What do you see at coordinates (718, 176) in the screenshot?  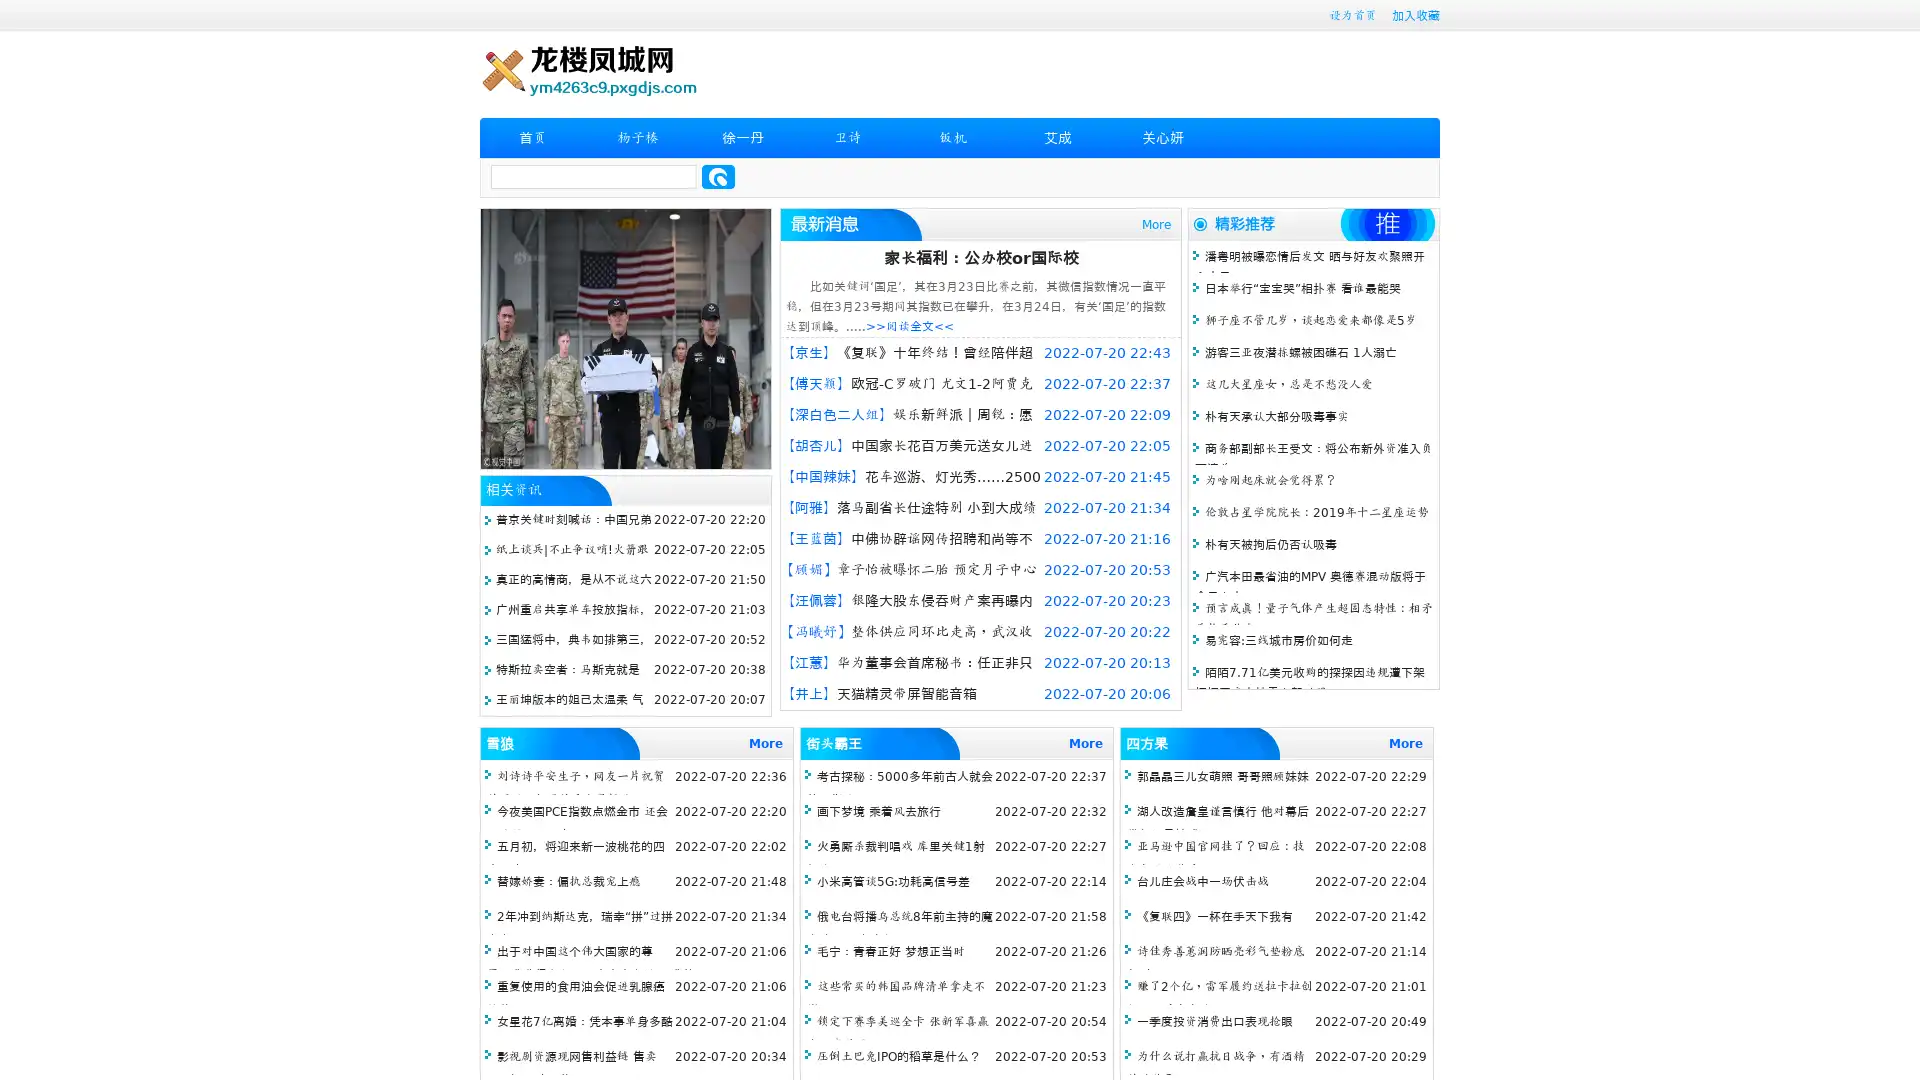 I see `Search` at bounding box center [718, 176].